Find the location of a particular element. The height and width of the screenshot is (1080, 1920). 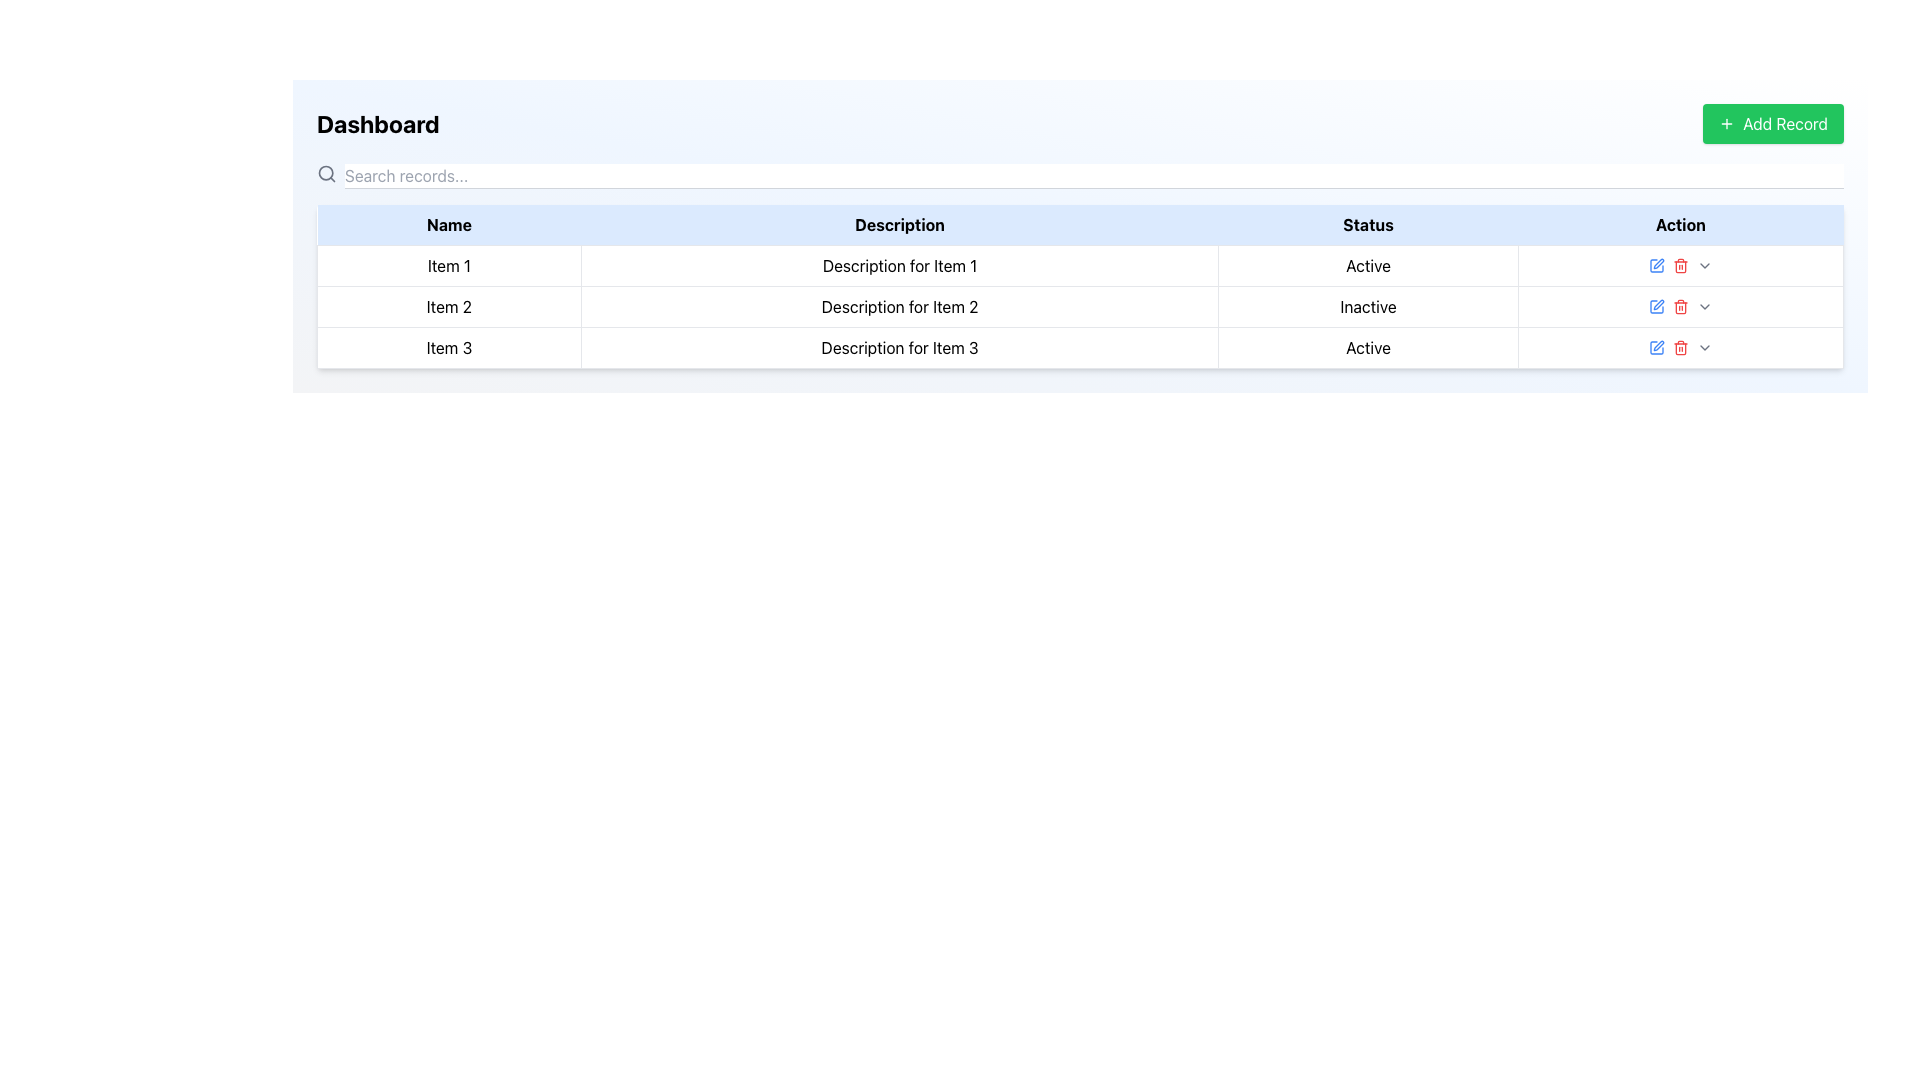

the interactive button represented by a pen icon in the first row of the 'Action' column to observe its color change, indicated by the styles 'text-blue-500' and 'hover:text-blue-700' is located at coordinates (1656, 265).